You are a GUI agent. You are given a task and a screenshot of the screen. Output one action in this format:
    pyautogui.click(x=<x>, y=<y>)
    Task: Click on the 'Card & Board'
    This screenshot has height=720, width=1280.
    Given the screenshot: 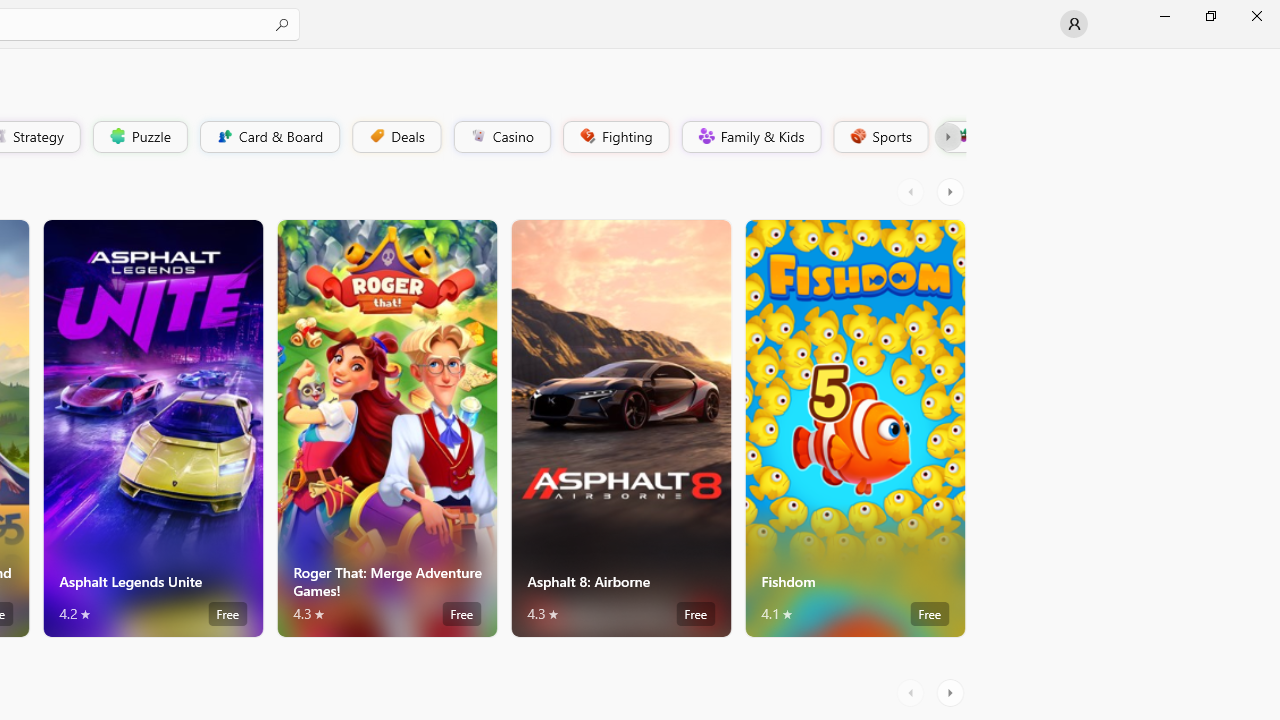 What is the action you would take?
    pyautogui.click(x=267, y=135)
    